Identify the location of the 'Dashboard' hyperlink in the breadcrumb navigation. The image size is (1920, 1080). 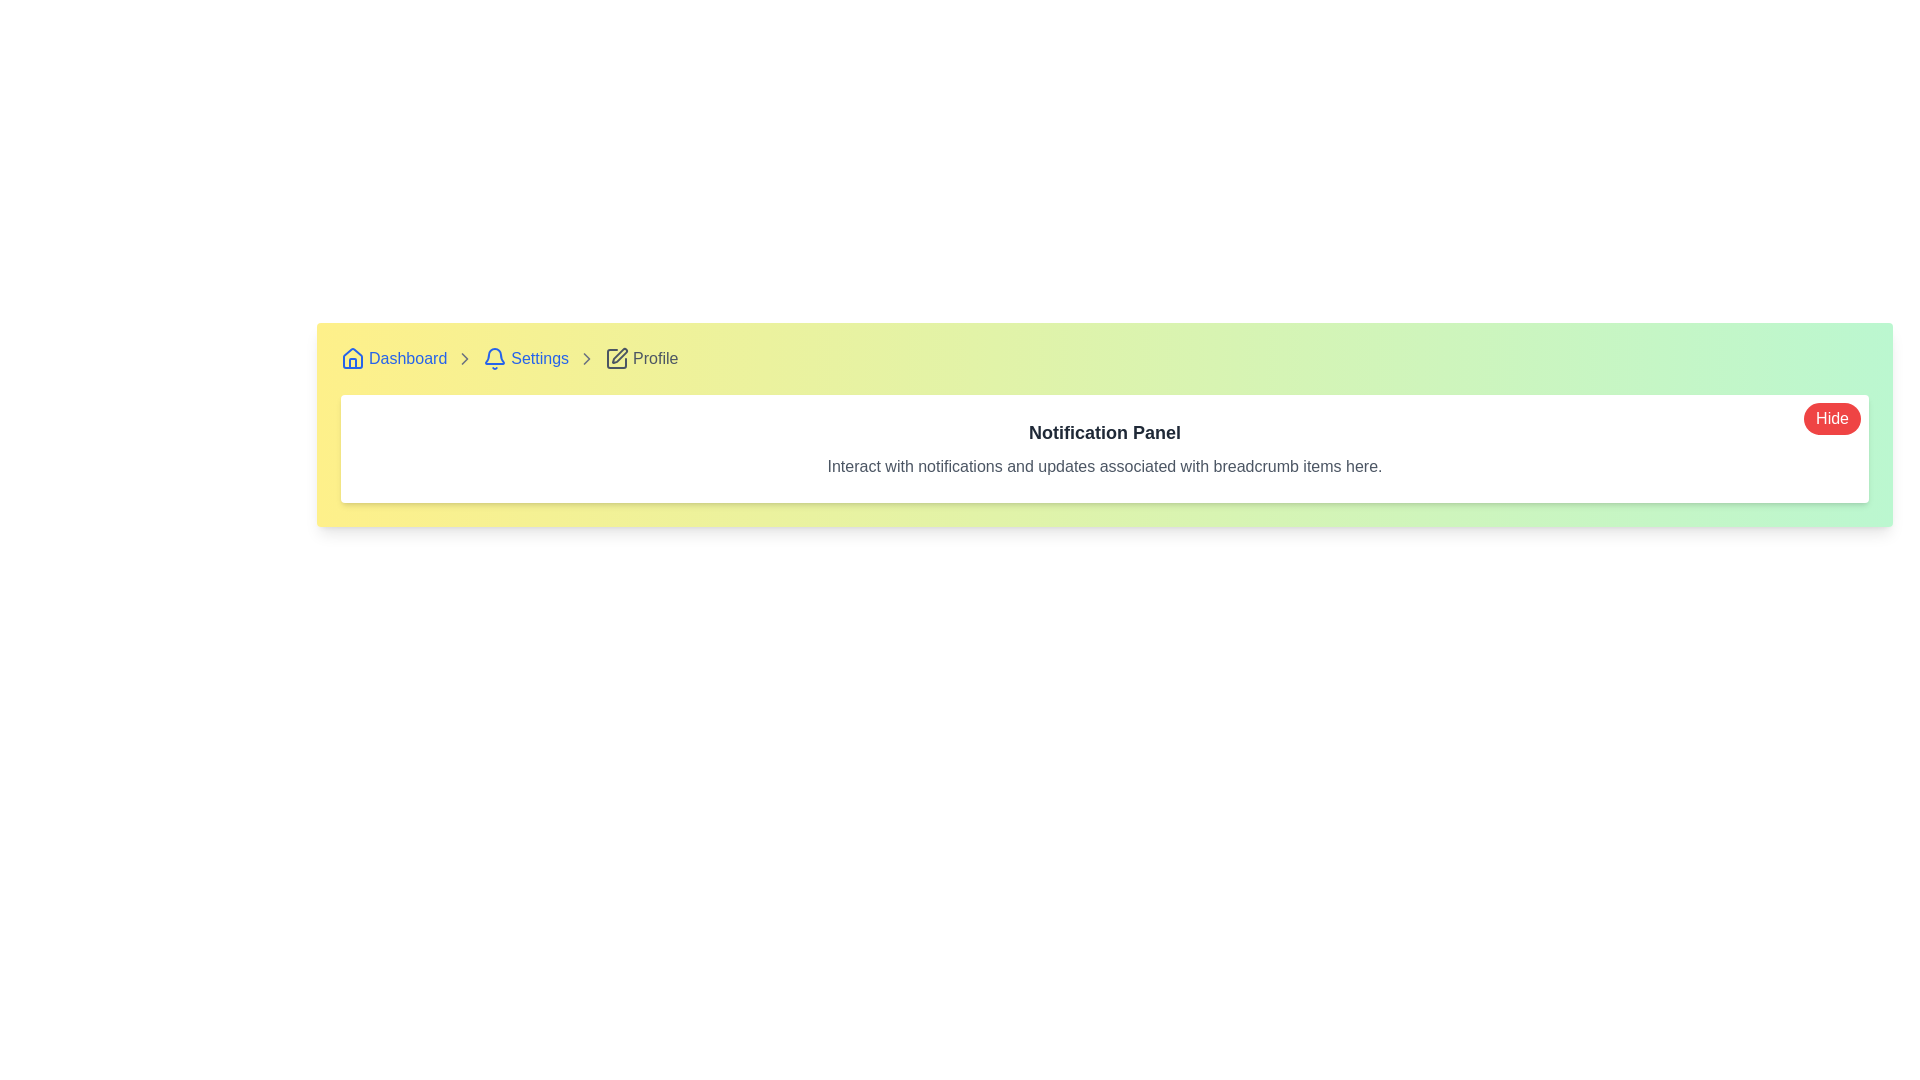
(394, 357).